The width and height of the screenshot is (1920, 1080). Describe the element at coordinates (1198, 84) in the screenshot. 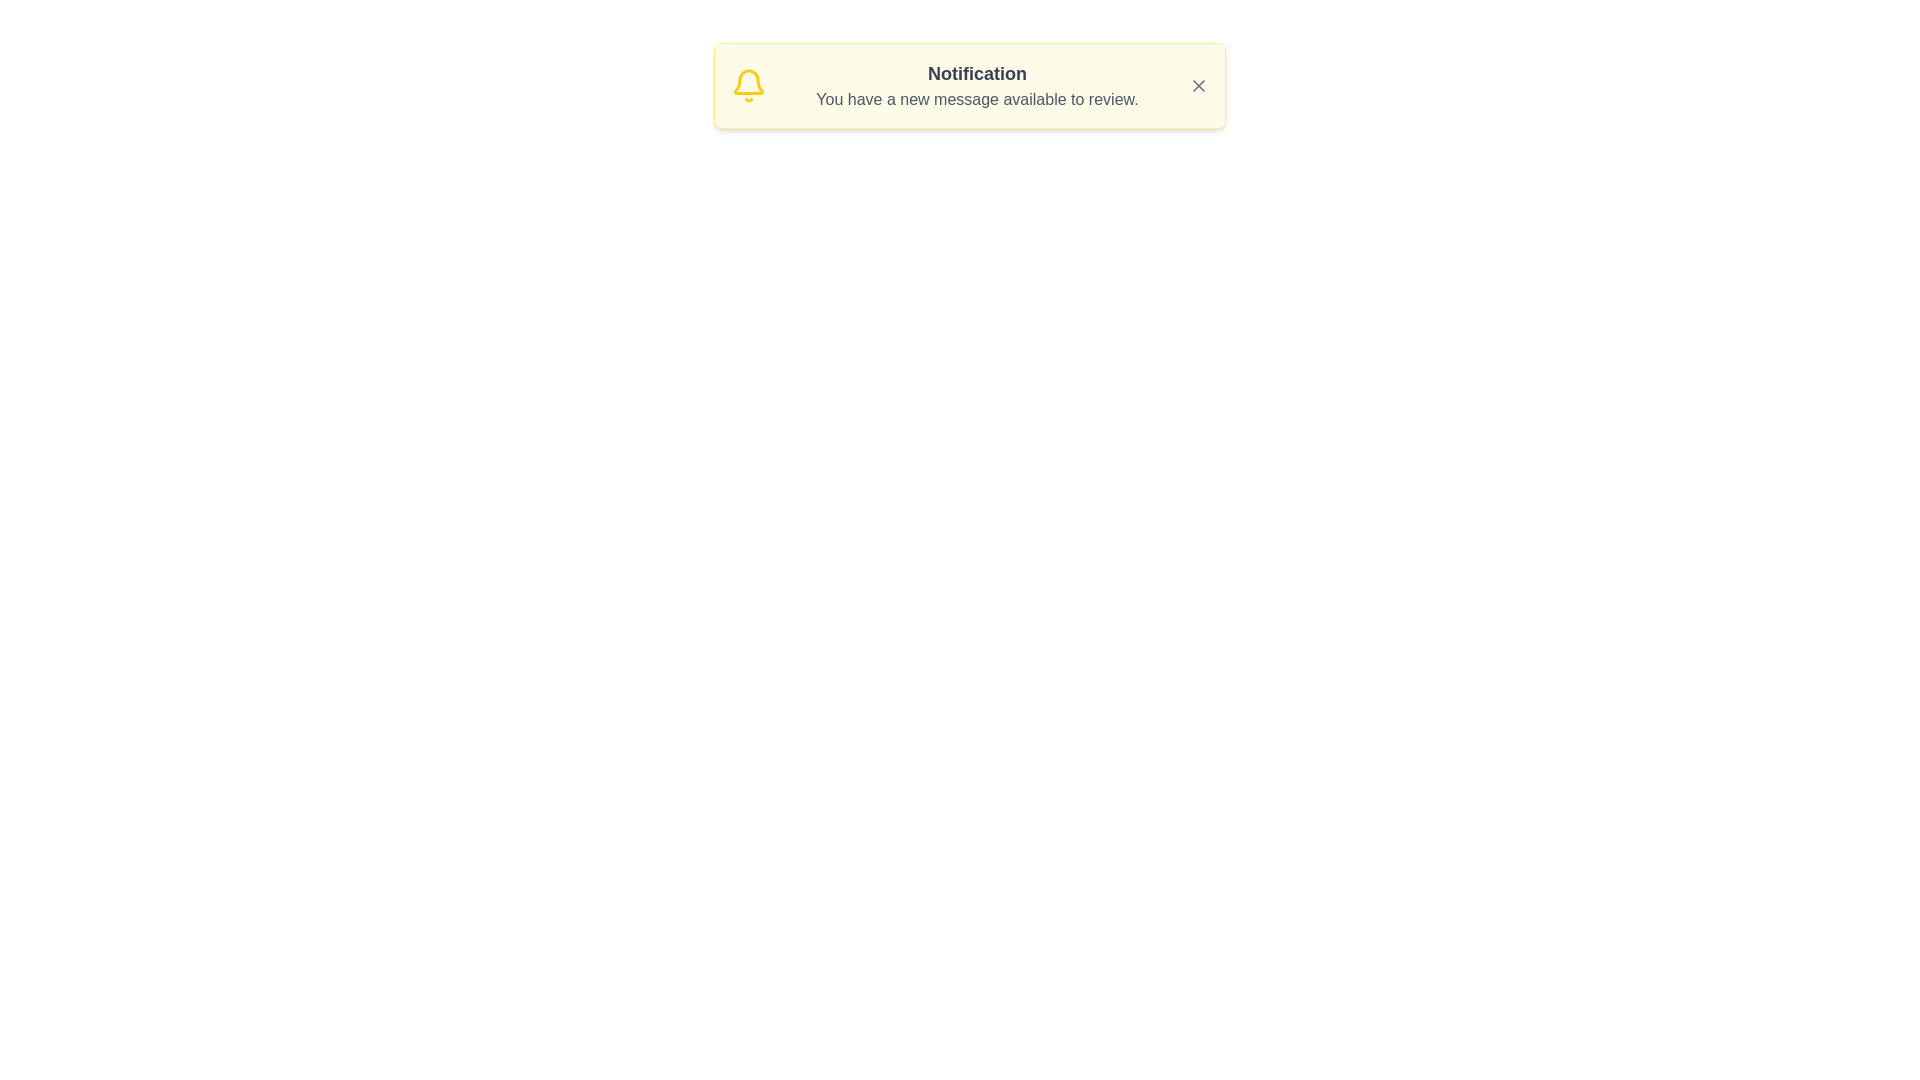

I see `the close button icon located at the top-right corner of the notification box to observe the color change` at that location.